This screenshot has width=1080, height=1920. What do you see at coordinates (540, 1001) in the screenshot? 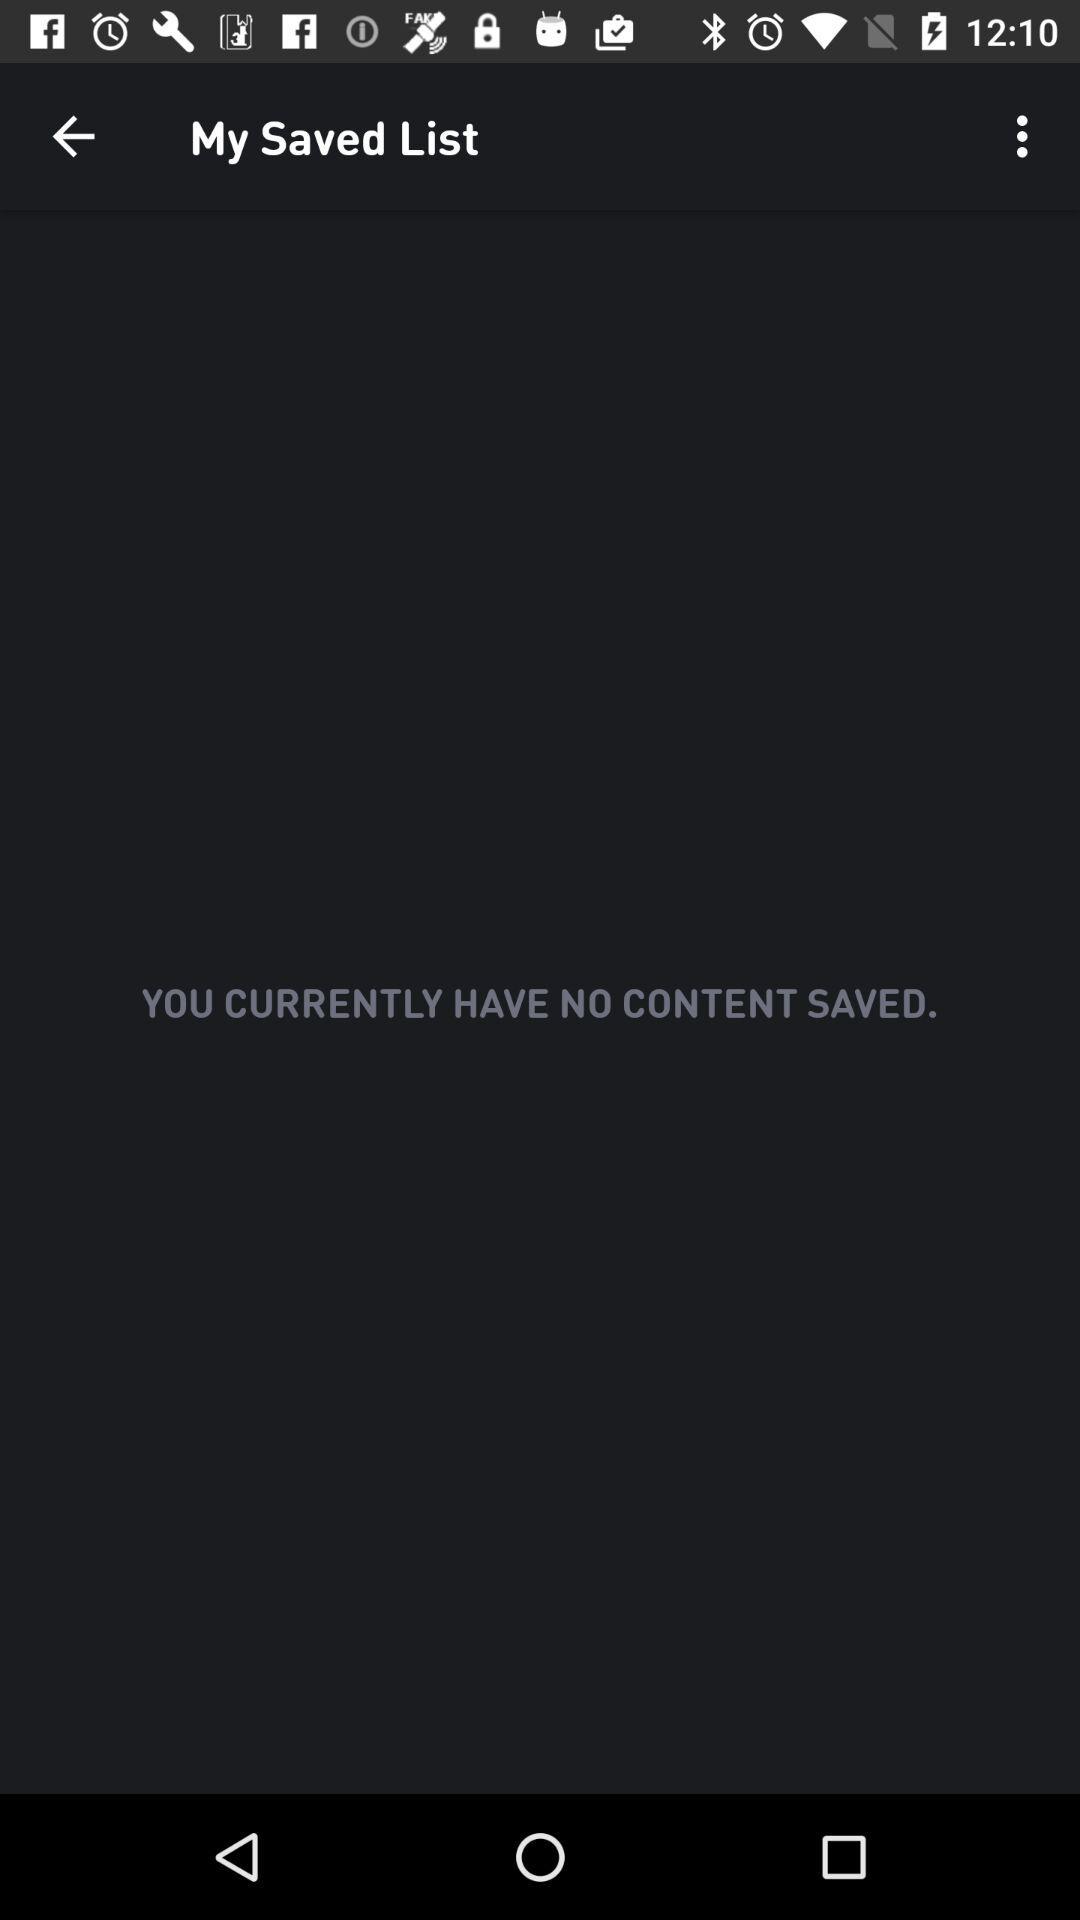
I see `the text at middle of the page` at bounding box center [540, 1001].